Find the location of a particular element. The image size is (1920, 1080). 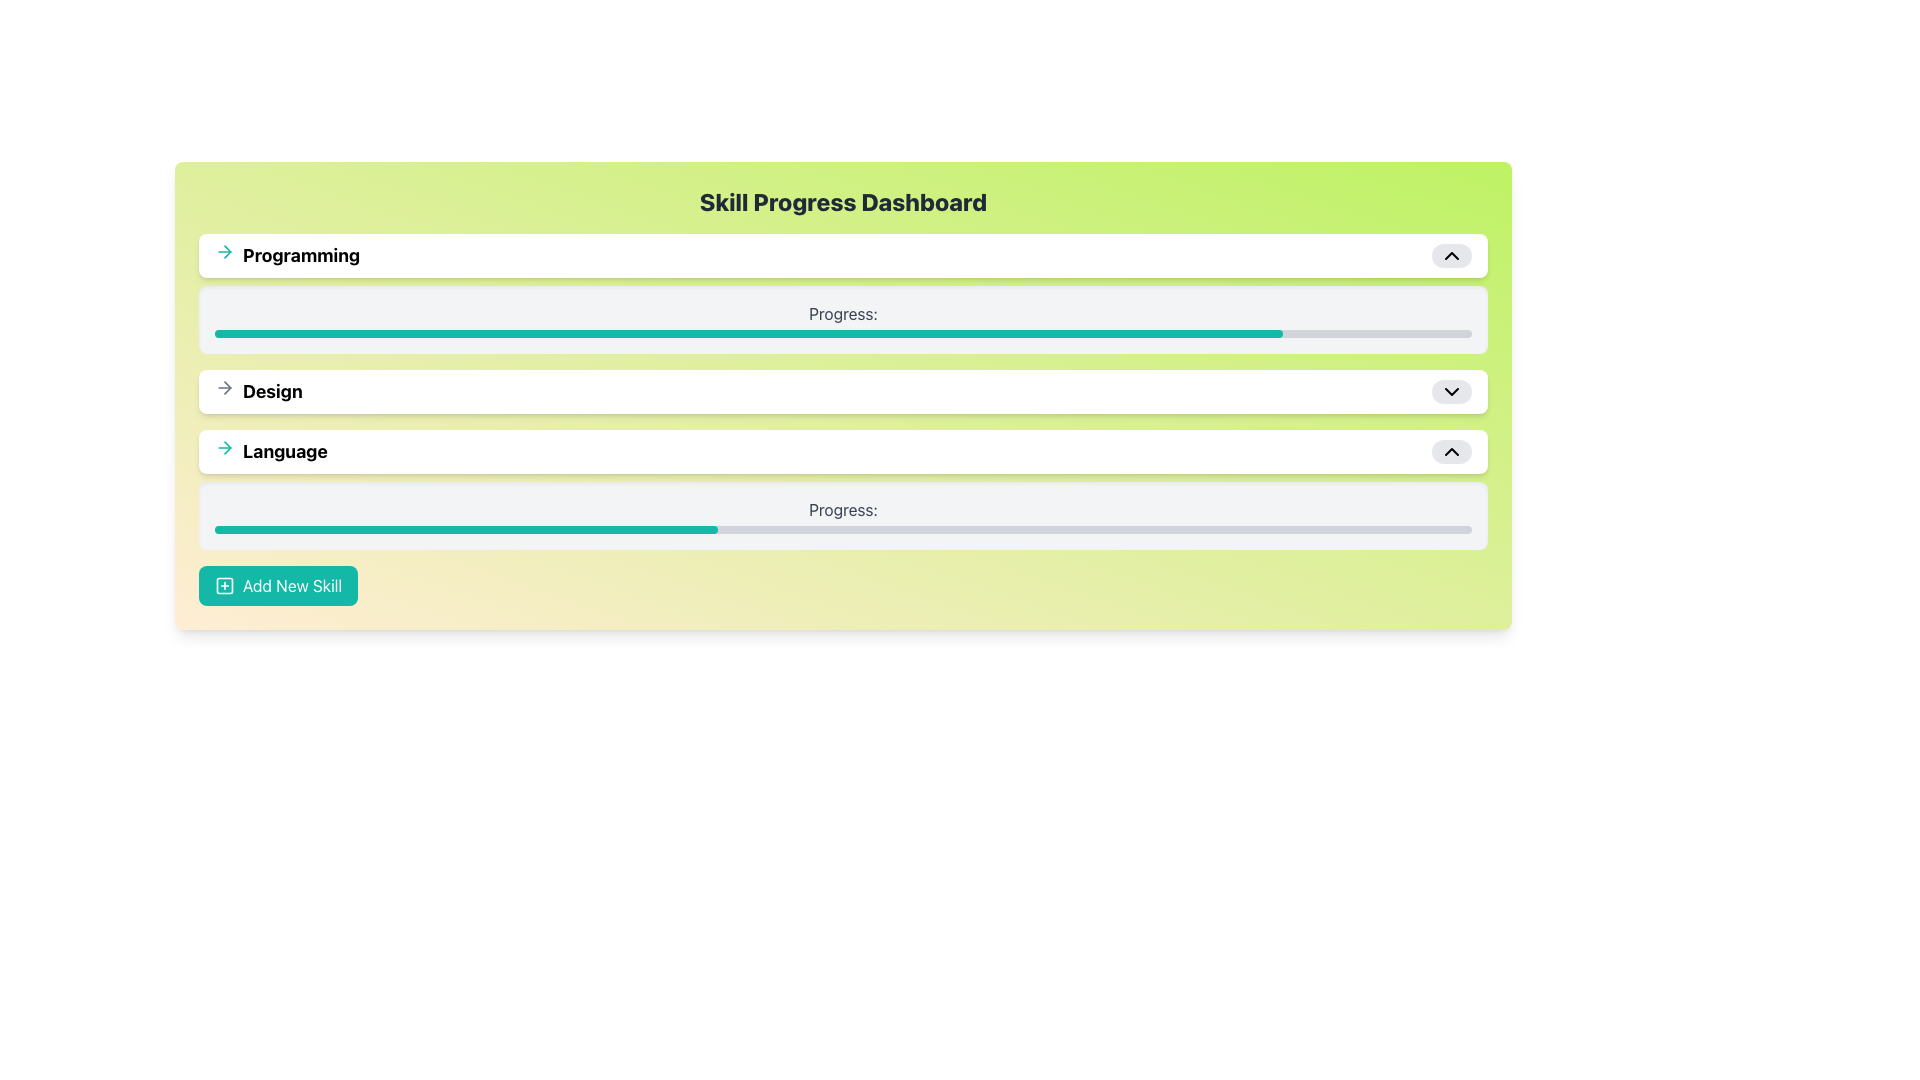

the 'Language' skill category label in the skill progress dashboard, which is the third item in a vertical stack of similar items is located at coordinates (284, 451).